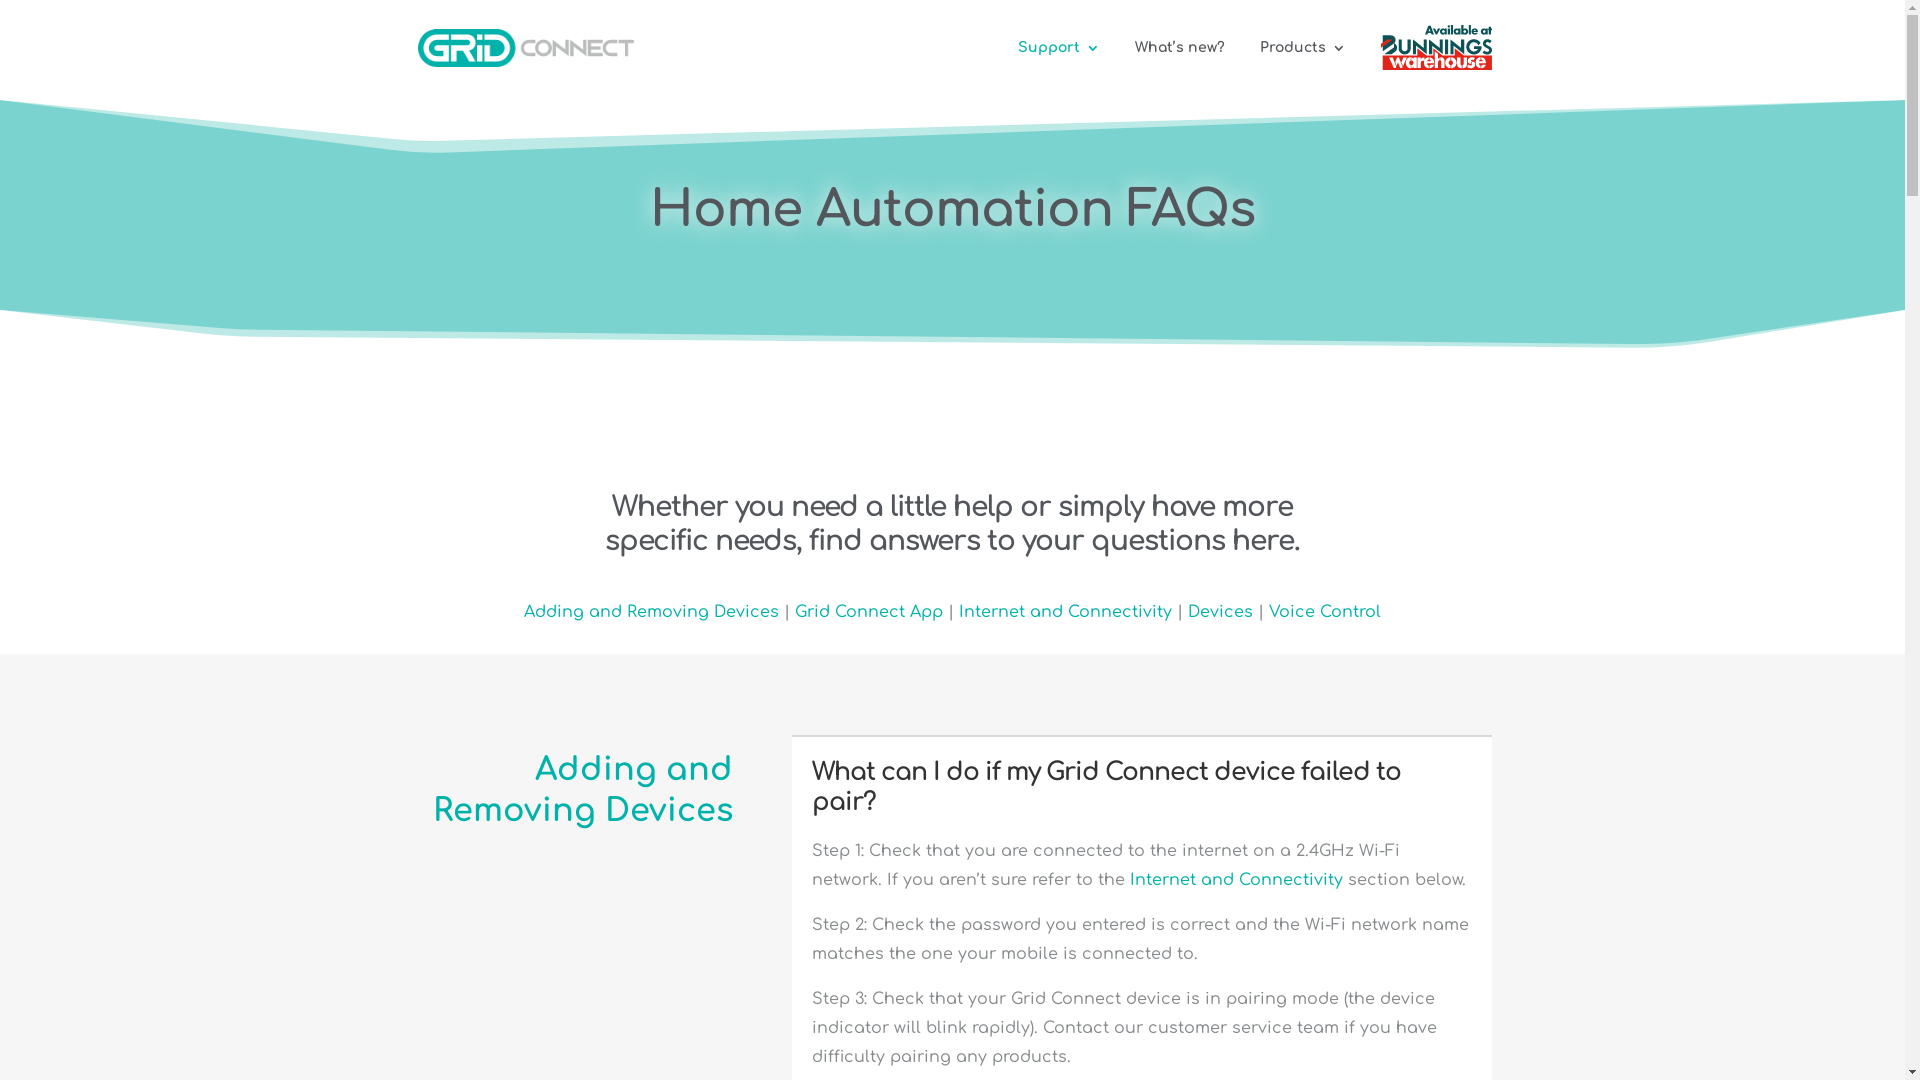  Describe the element at coordinates (1219, 611) in the screenshot. I see `'Devices'` at that location.